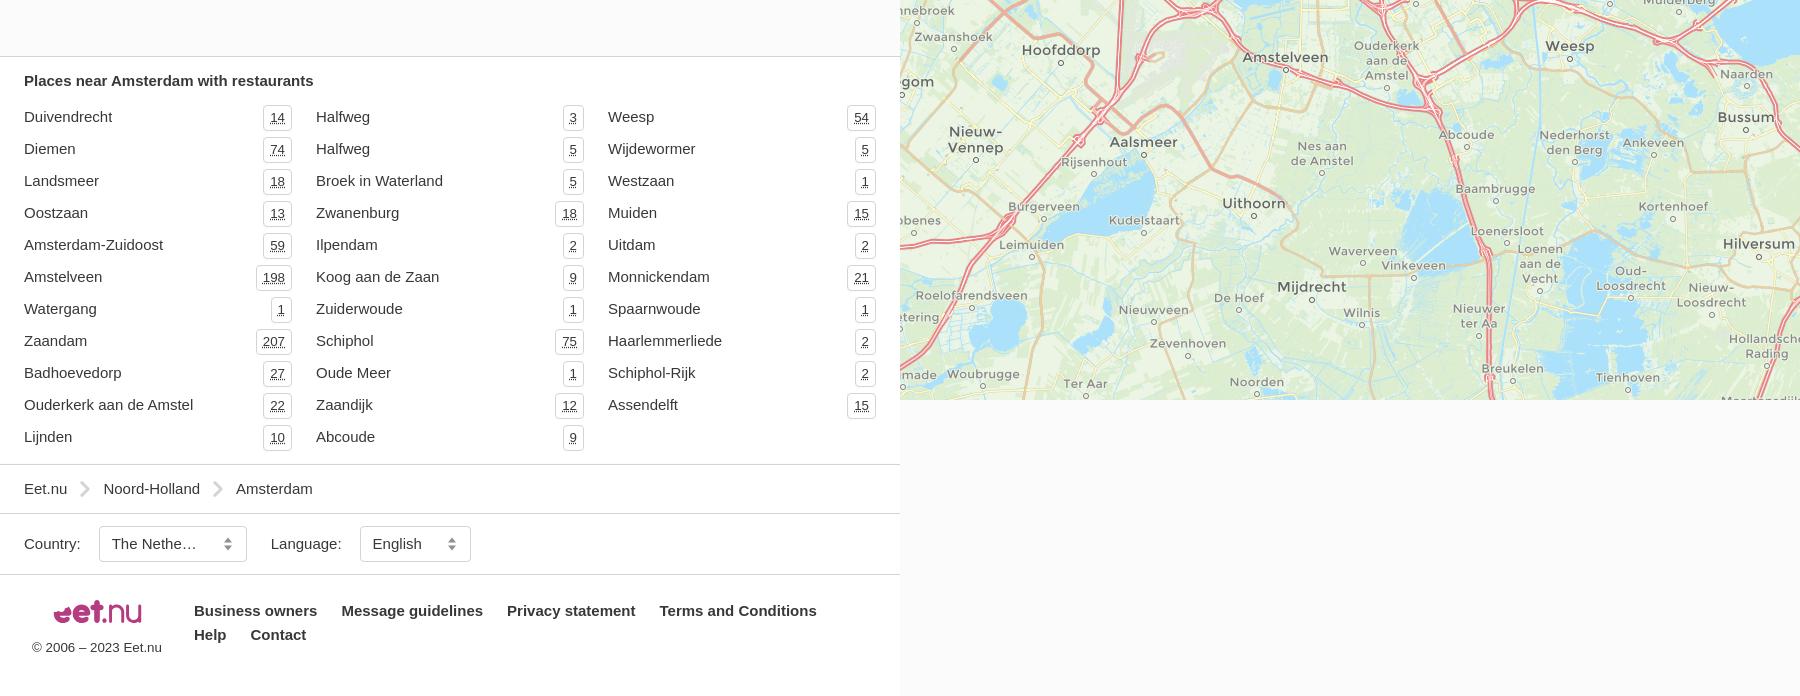 The image size is (1800, 696). What do you see at coordinates (22, 146) in the screenshot?
I see `'Diemen'` at bounding box center [22, 146].